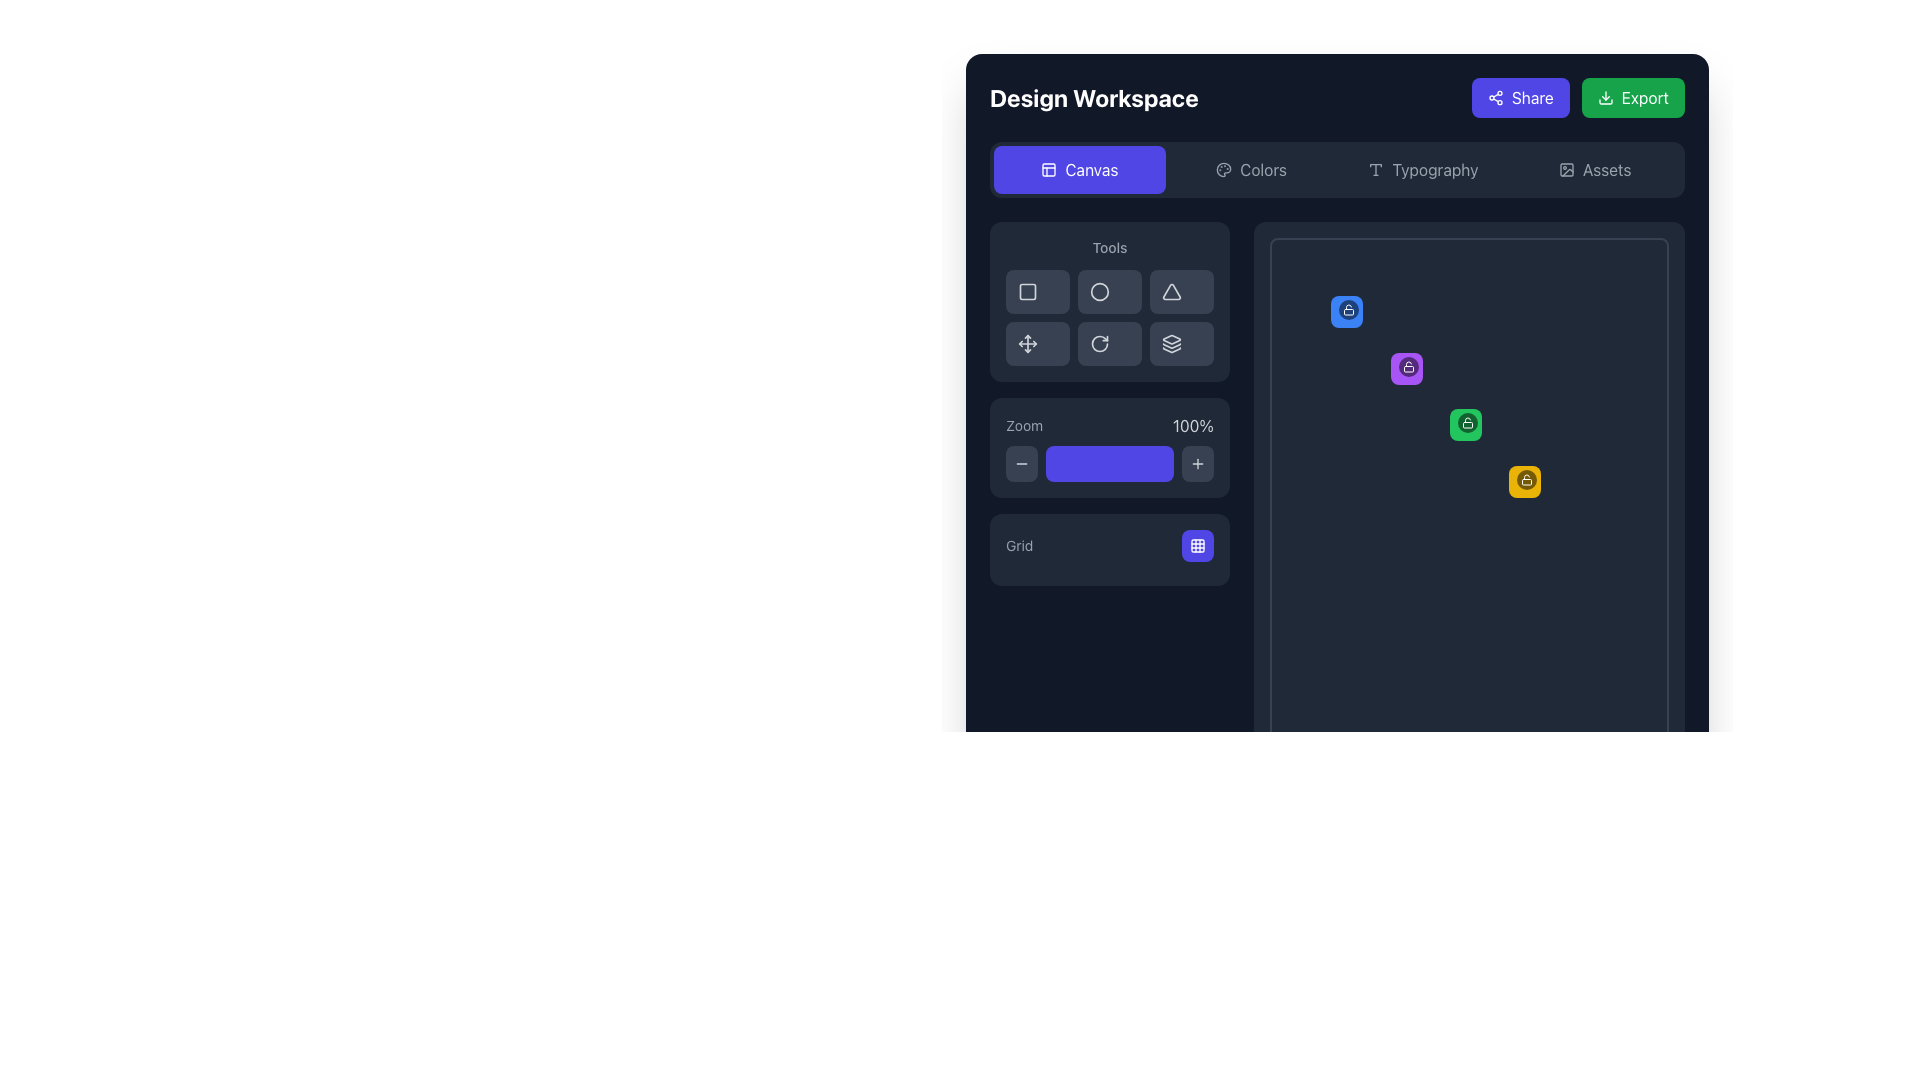 This screenshot has height=1080, width=1920. I want to click on the button that navigates to the 'Assets' section, located in the top-right section of the interface, as the fourth item in the navigation bar, so click(1594, 168).